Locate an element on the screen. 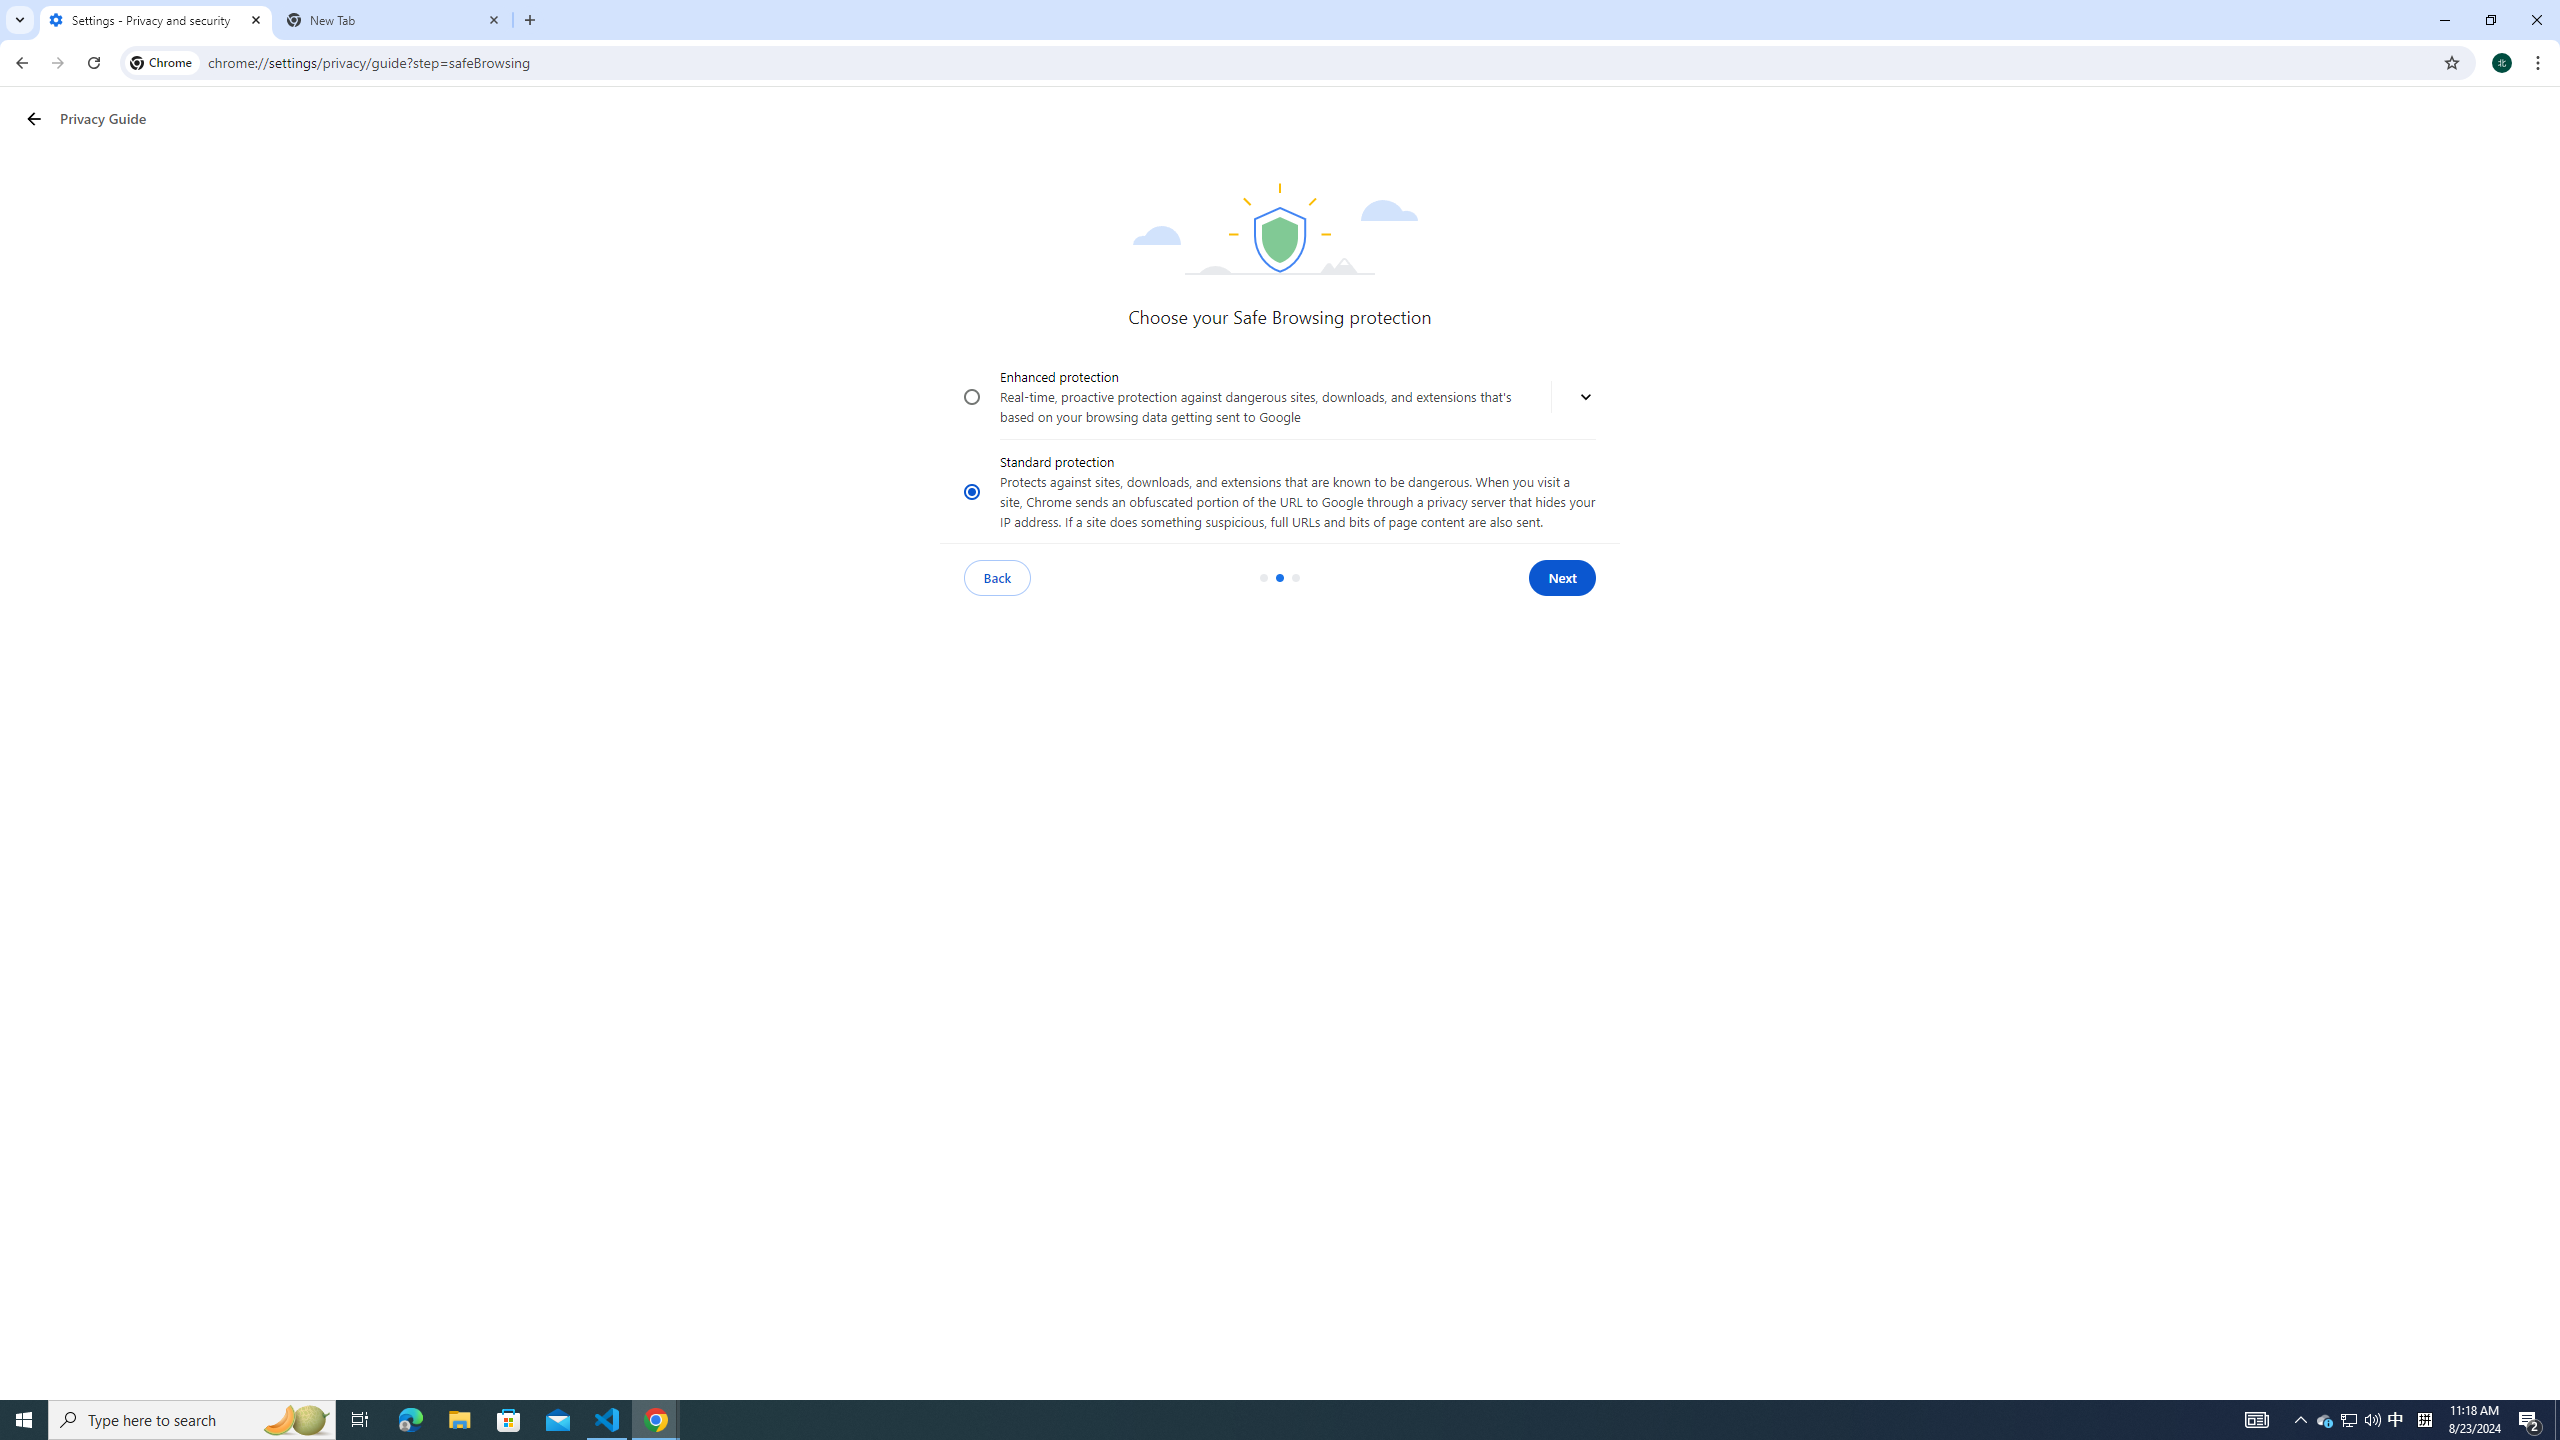 This screenshot has width=2560, height=1440. 'Settings - Privacy and security' is located at coordinates (155, 19).